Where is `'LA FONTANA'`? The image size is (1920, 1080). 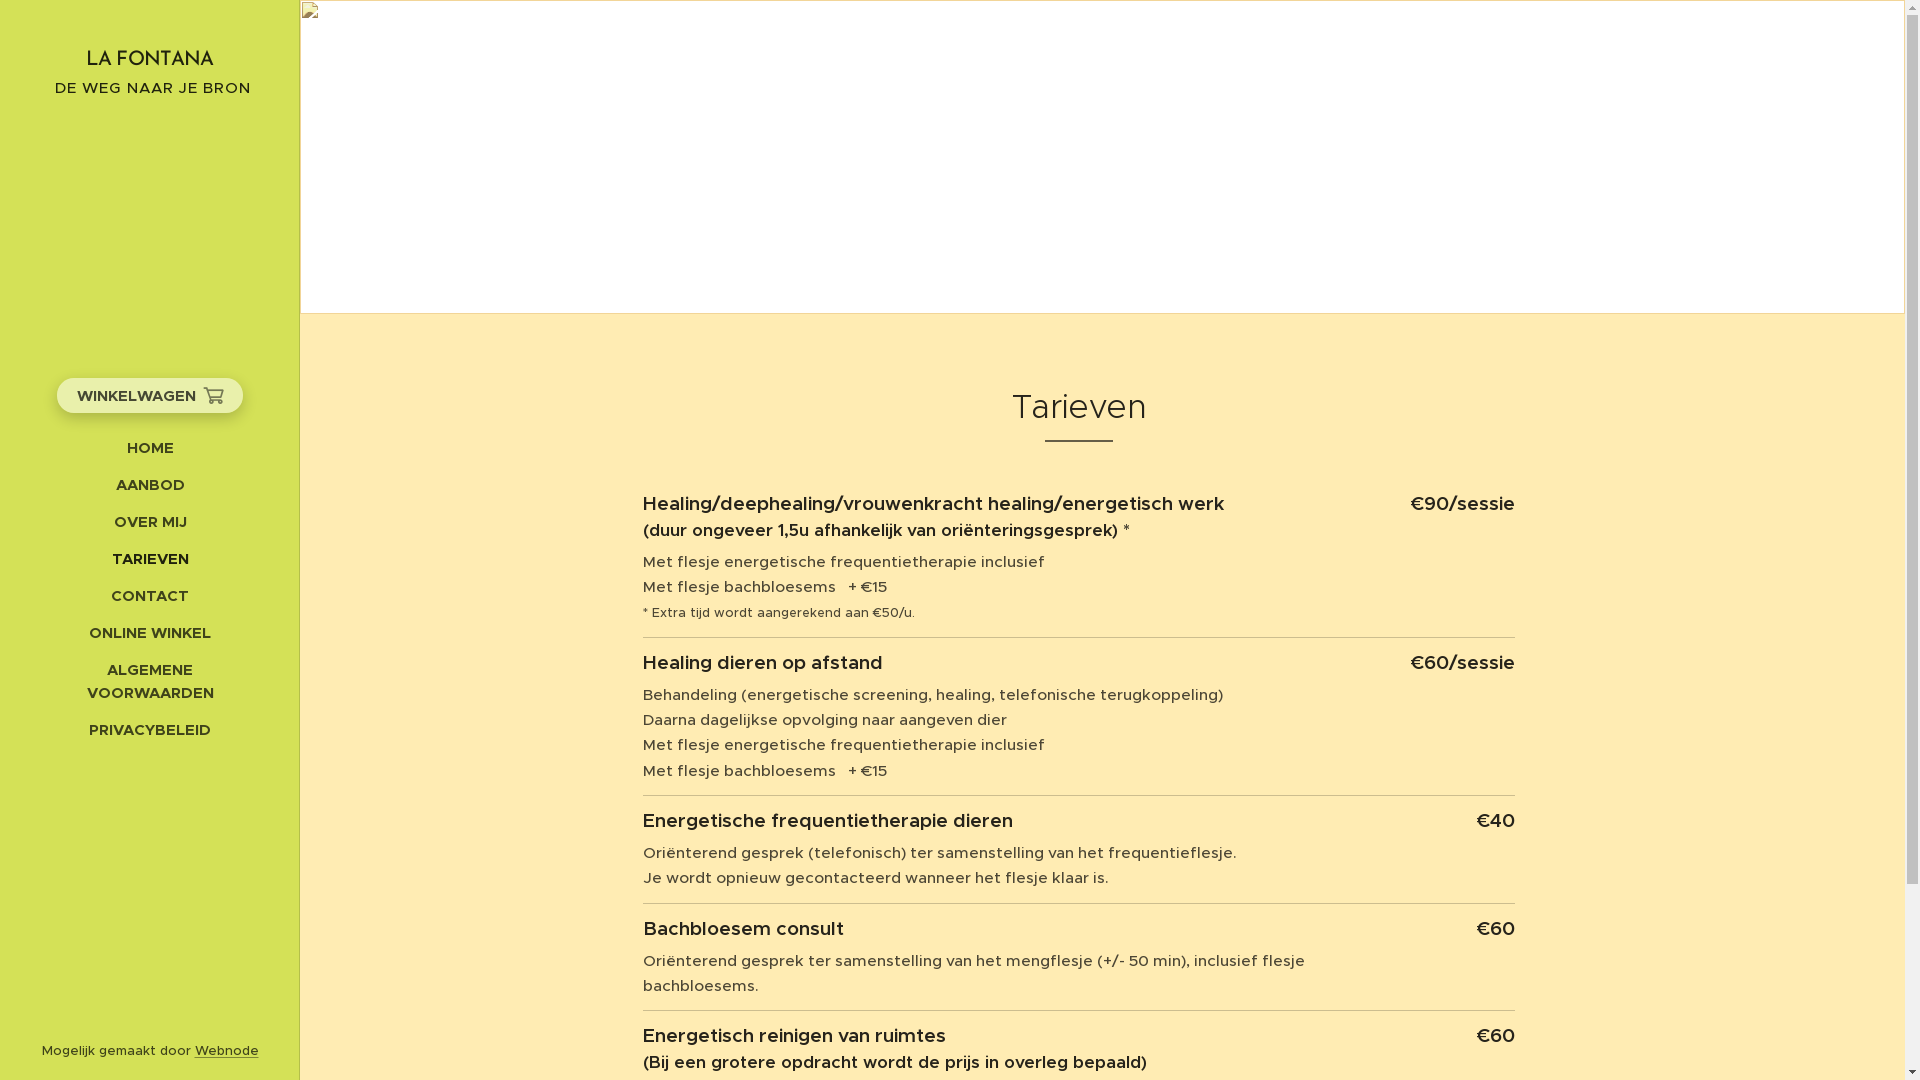 'LA FONTANA' is located at coordinates (148, 56).